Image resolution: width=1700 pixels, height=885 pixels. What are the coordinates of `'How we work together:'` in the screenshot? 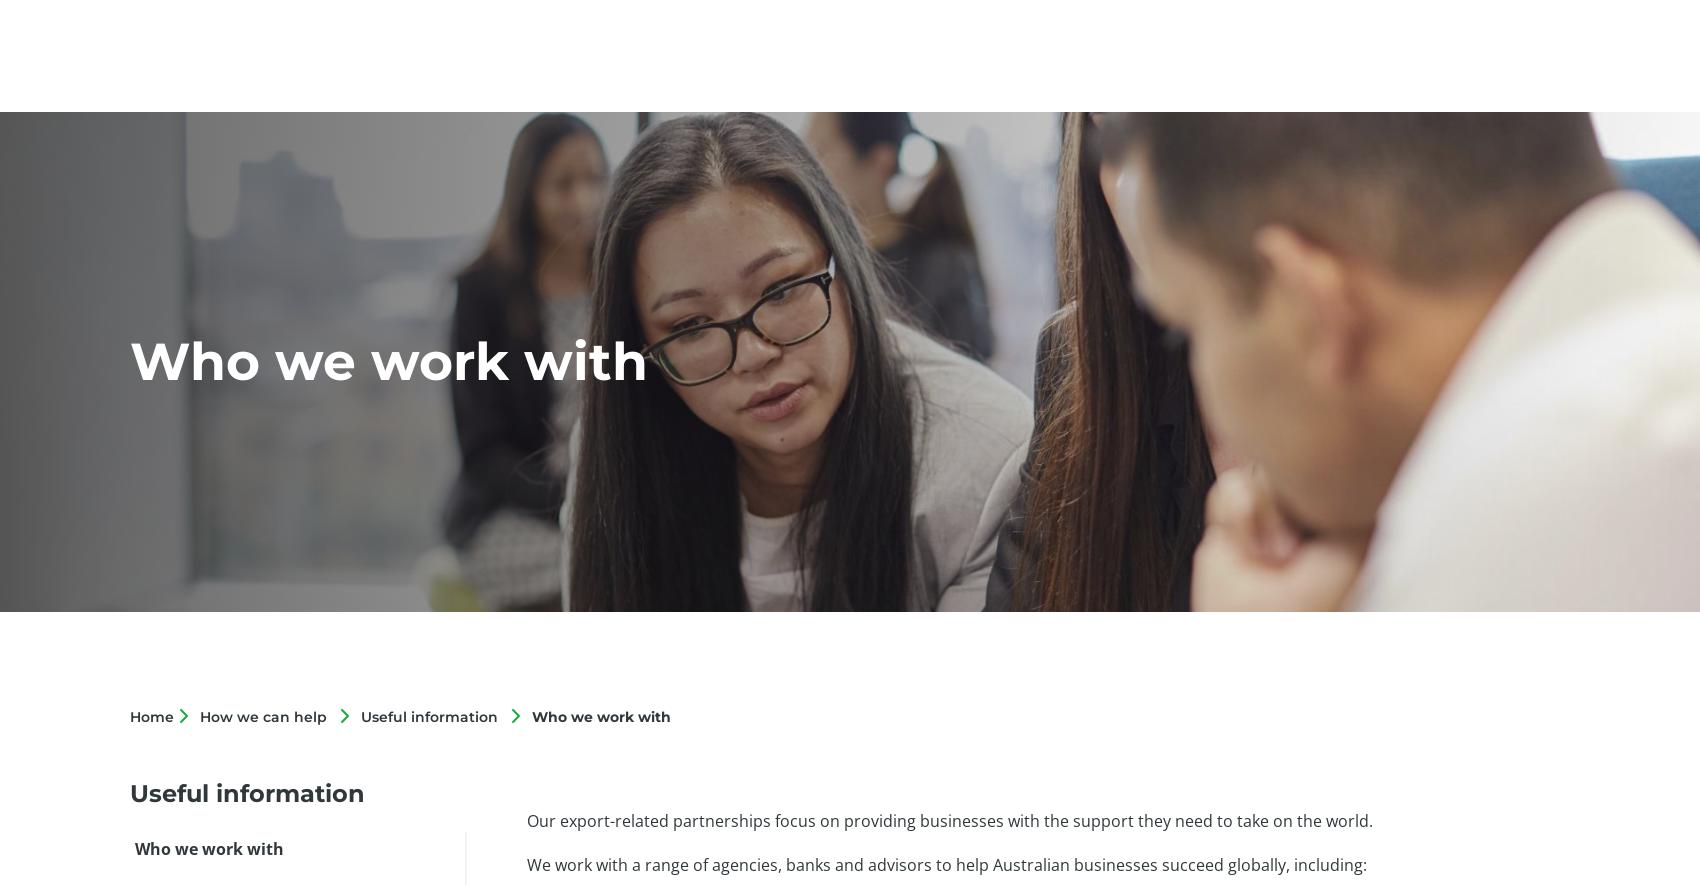 It's located at (613, 213).